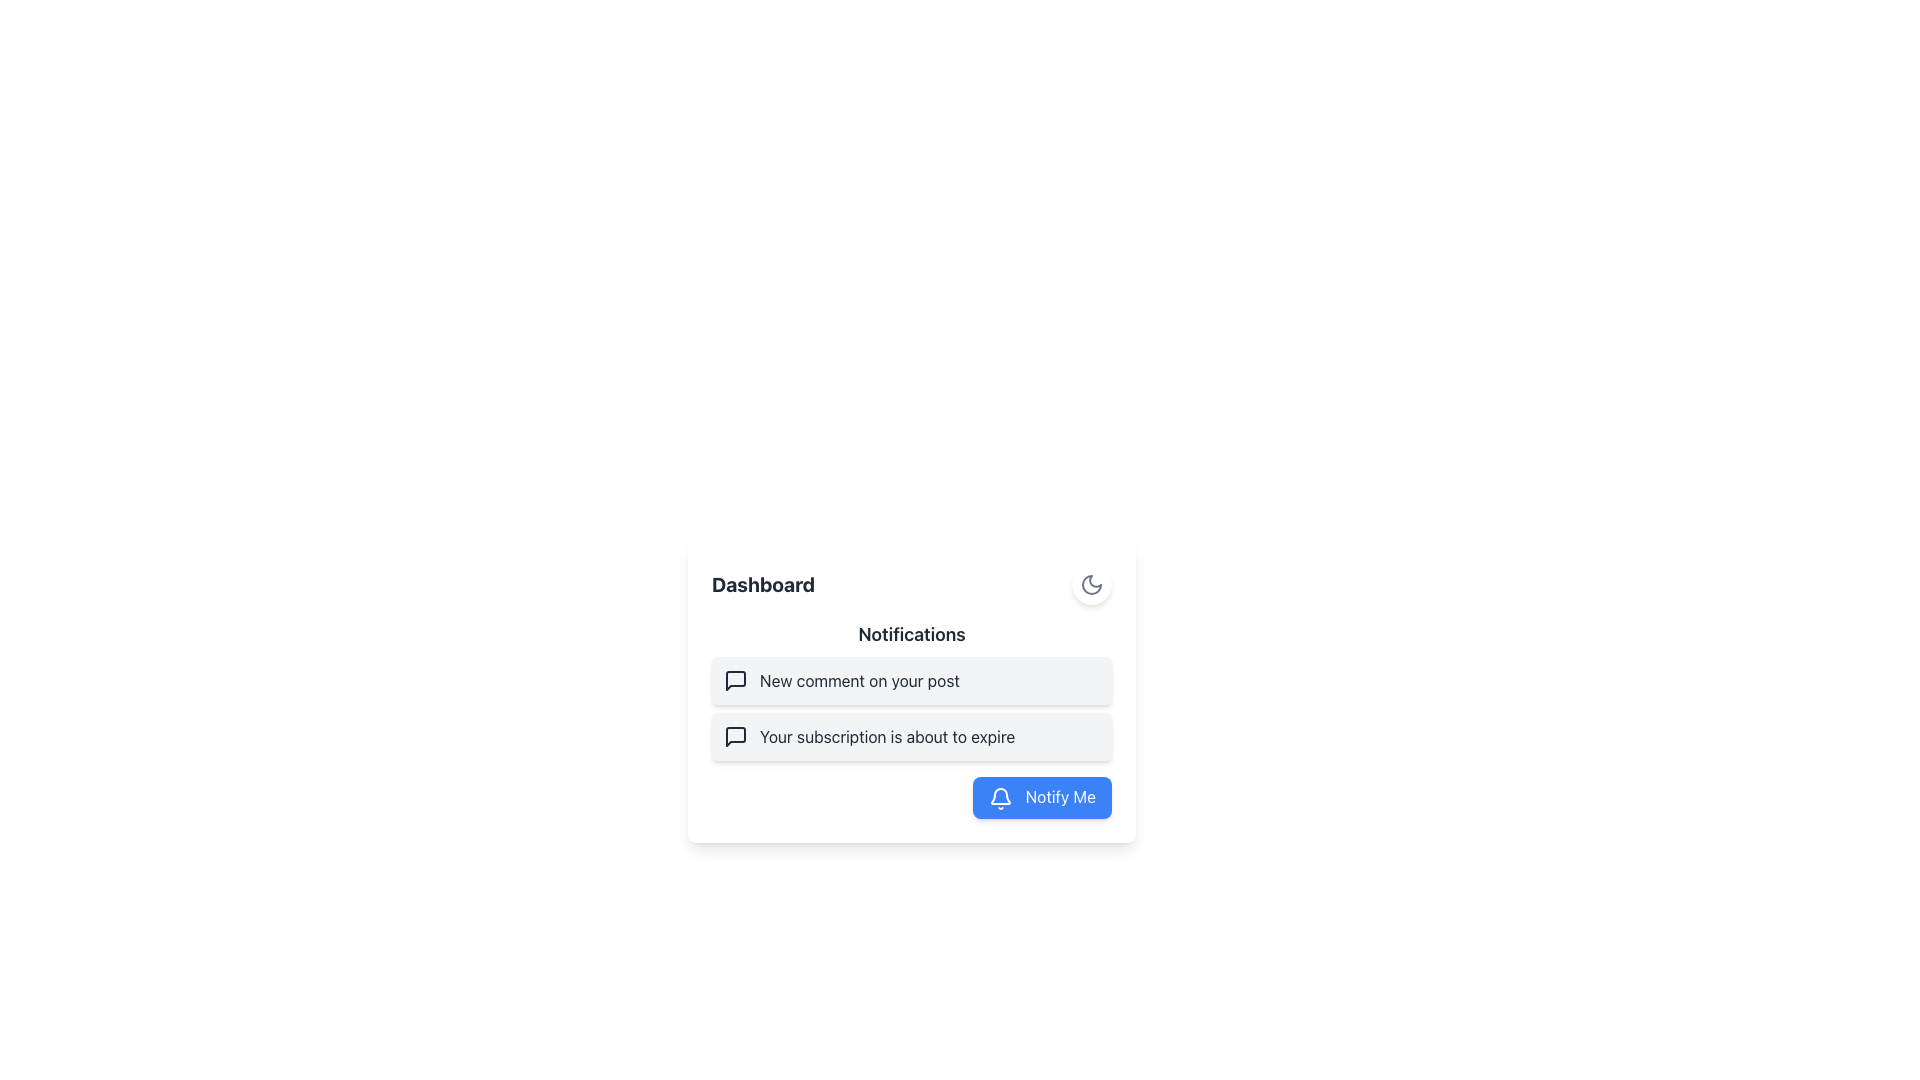  I want to click on informational notification about the expiration of the subscription, which is the second notification item in the Notifications section, below the 'New comment on your post' message, so click(886, 736).